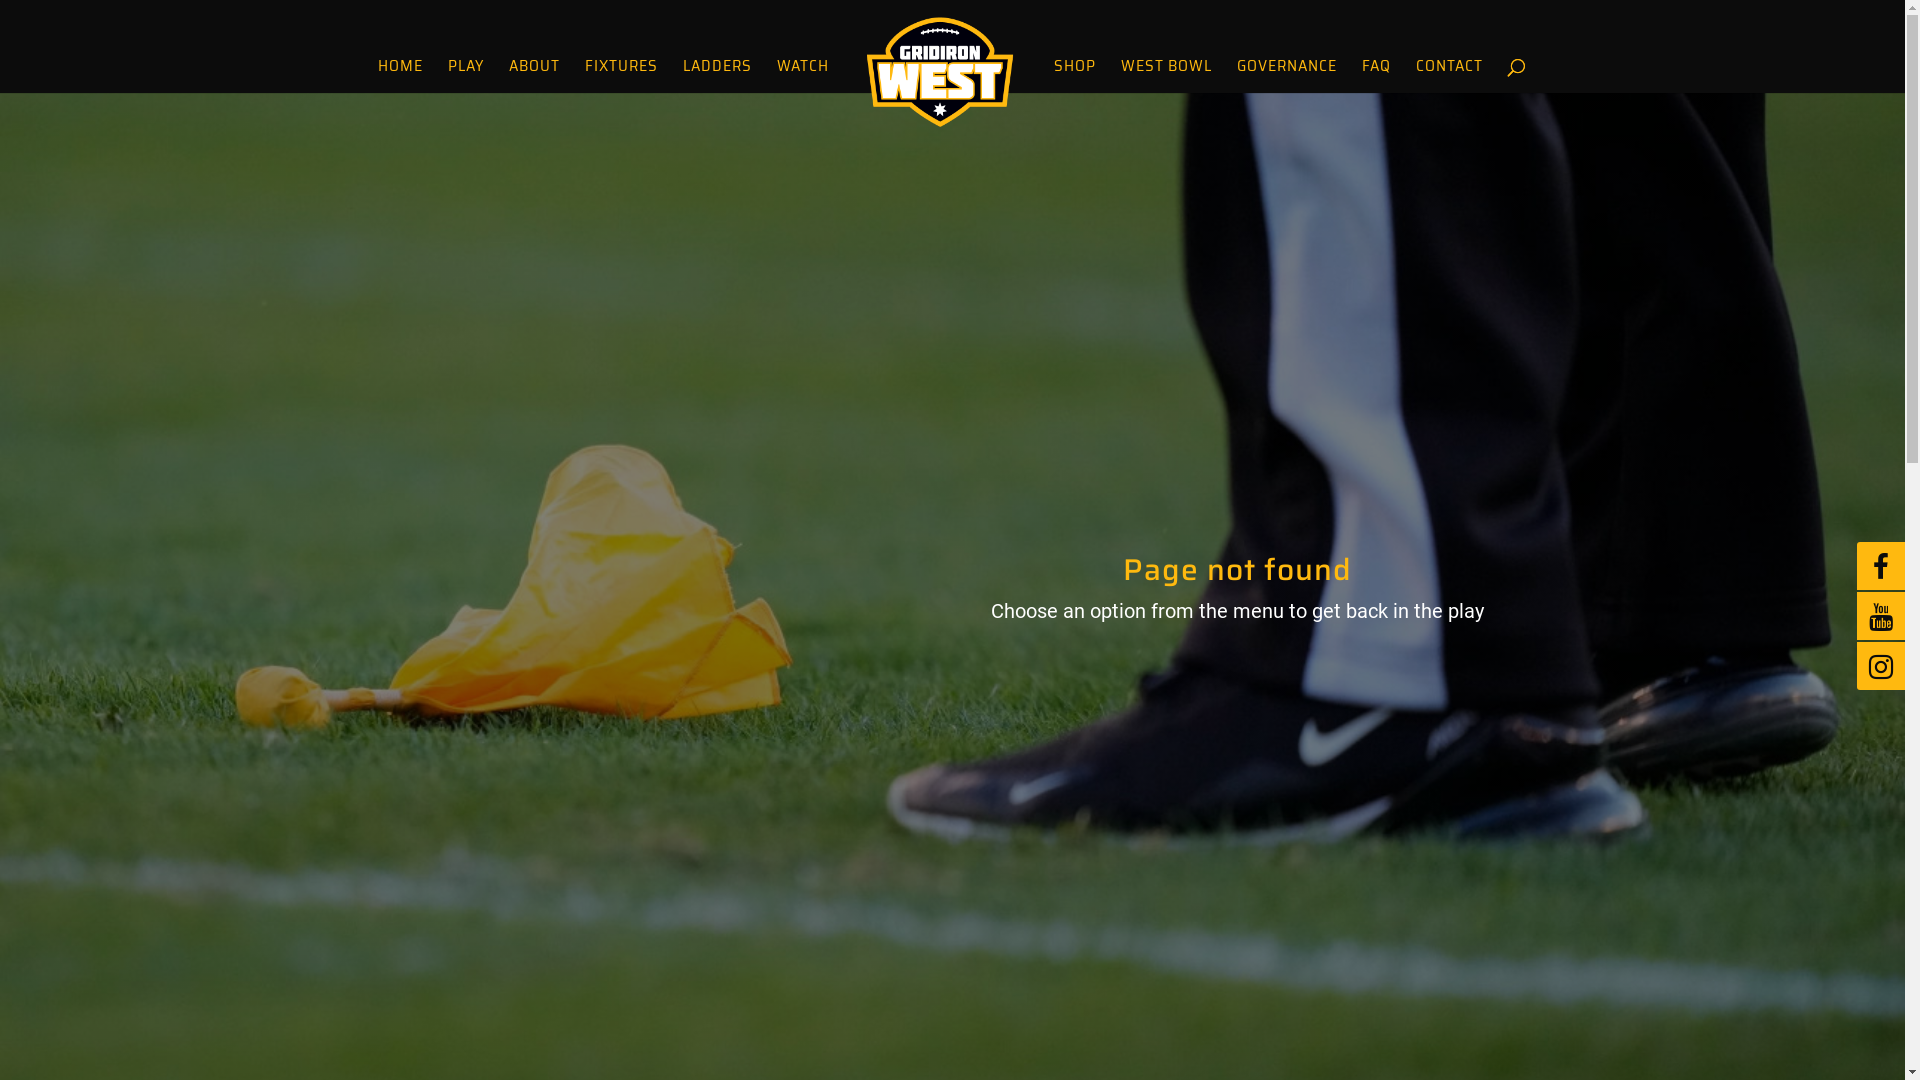  Describe the element at coordinates (1235, 75) in the screenshot. I see `'GOVERNANCE'` at that location.